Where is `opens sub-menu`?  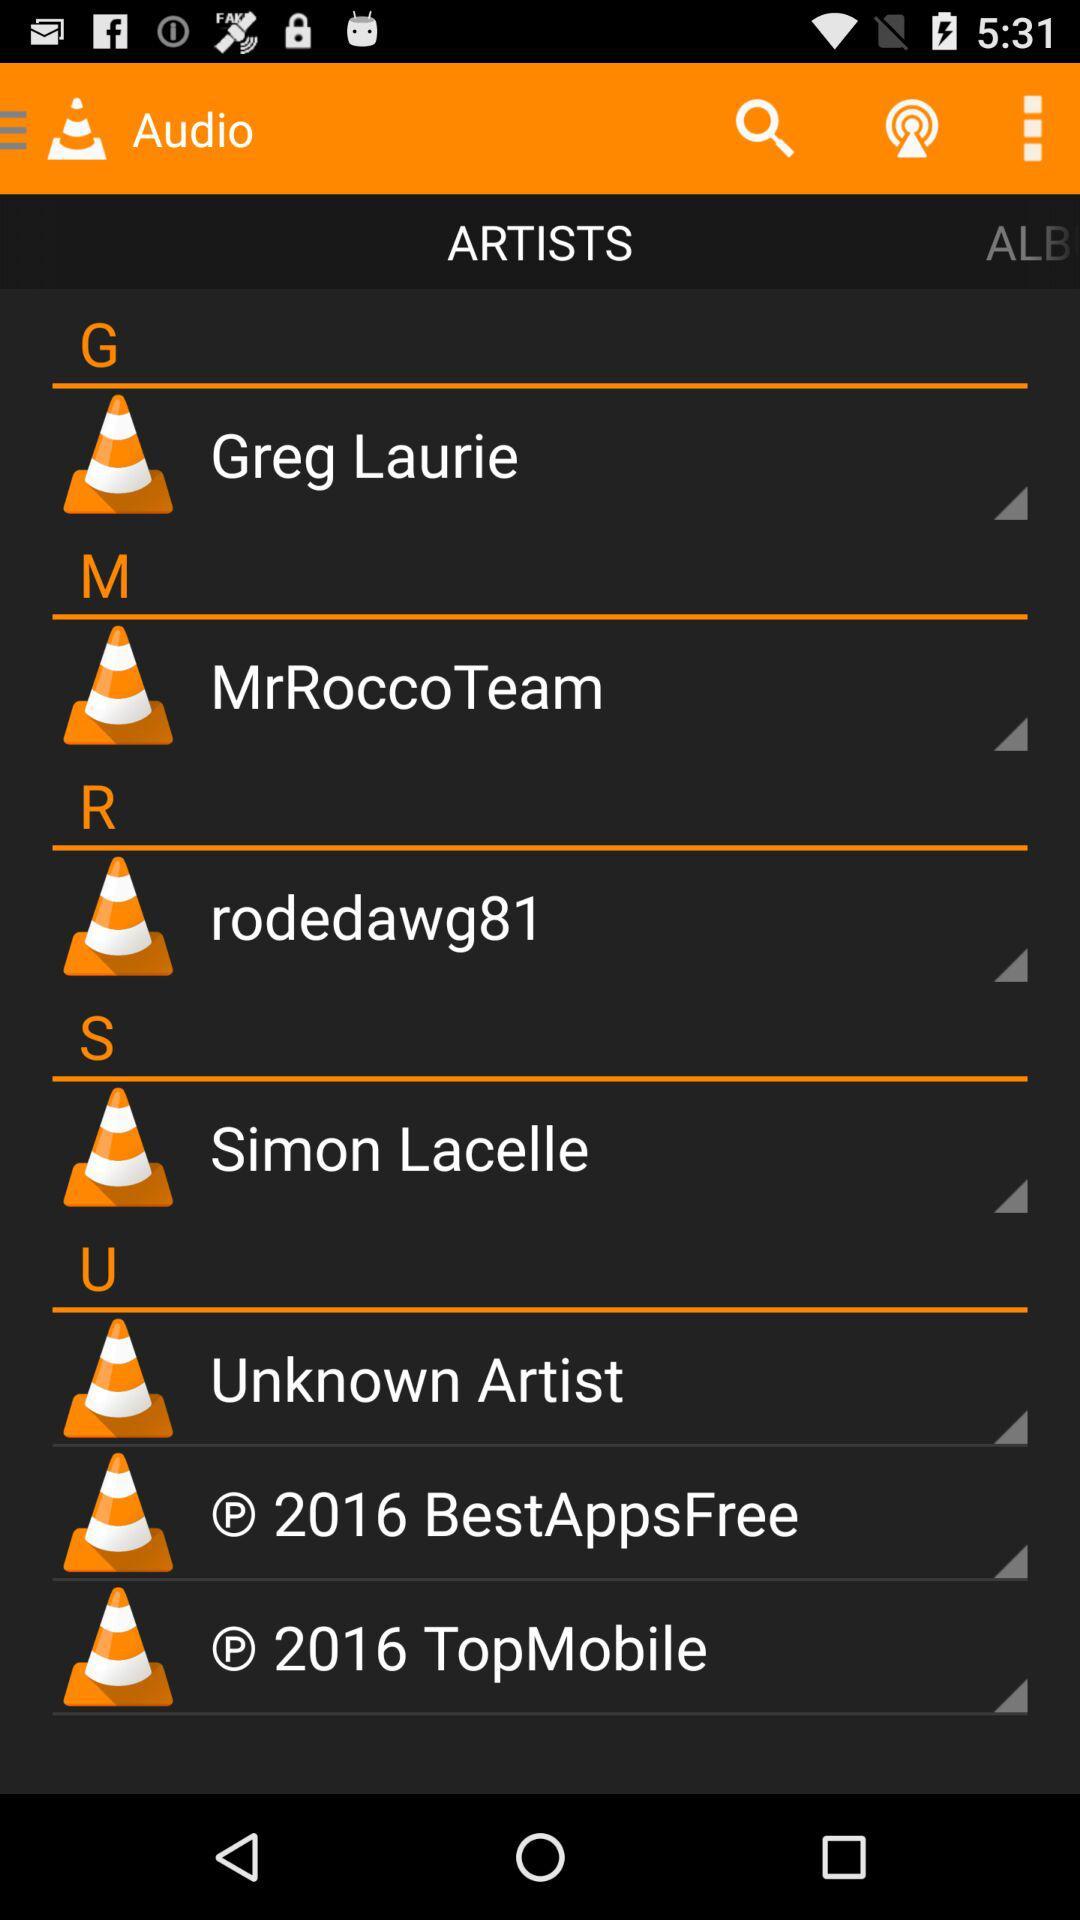
opens sub-menu is located at coordinates (975, 1392).